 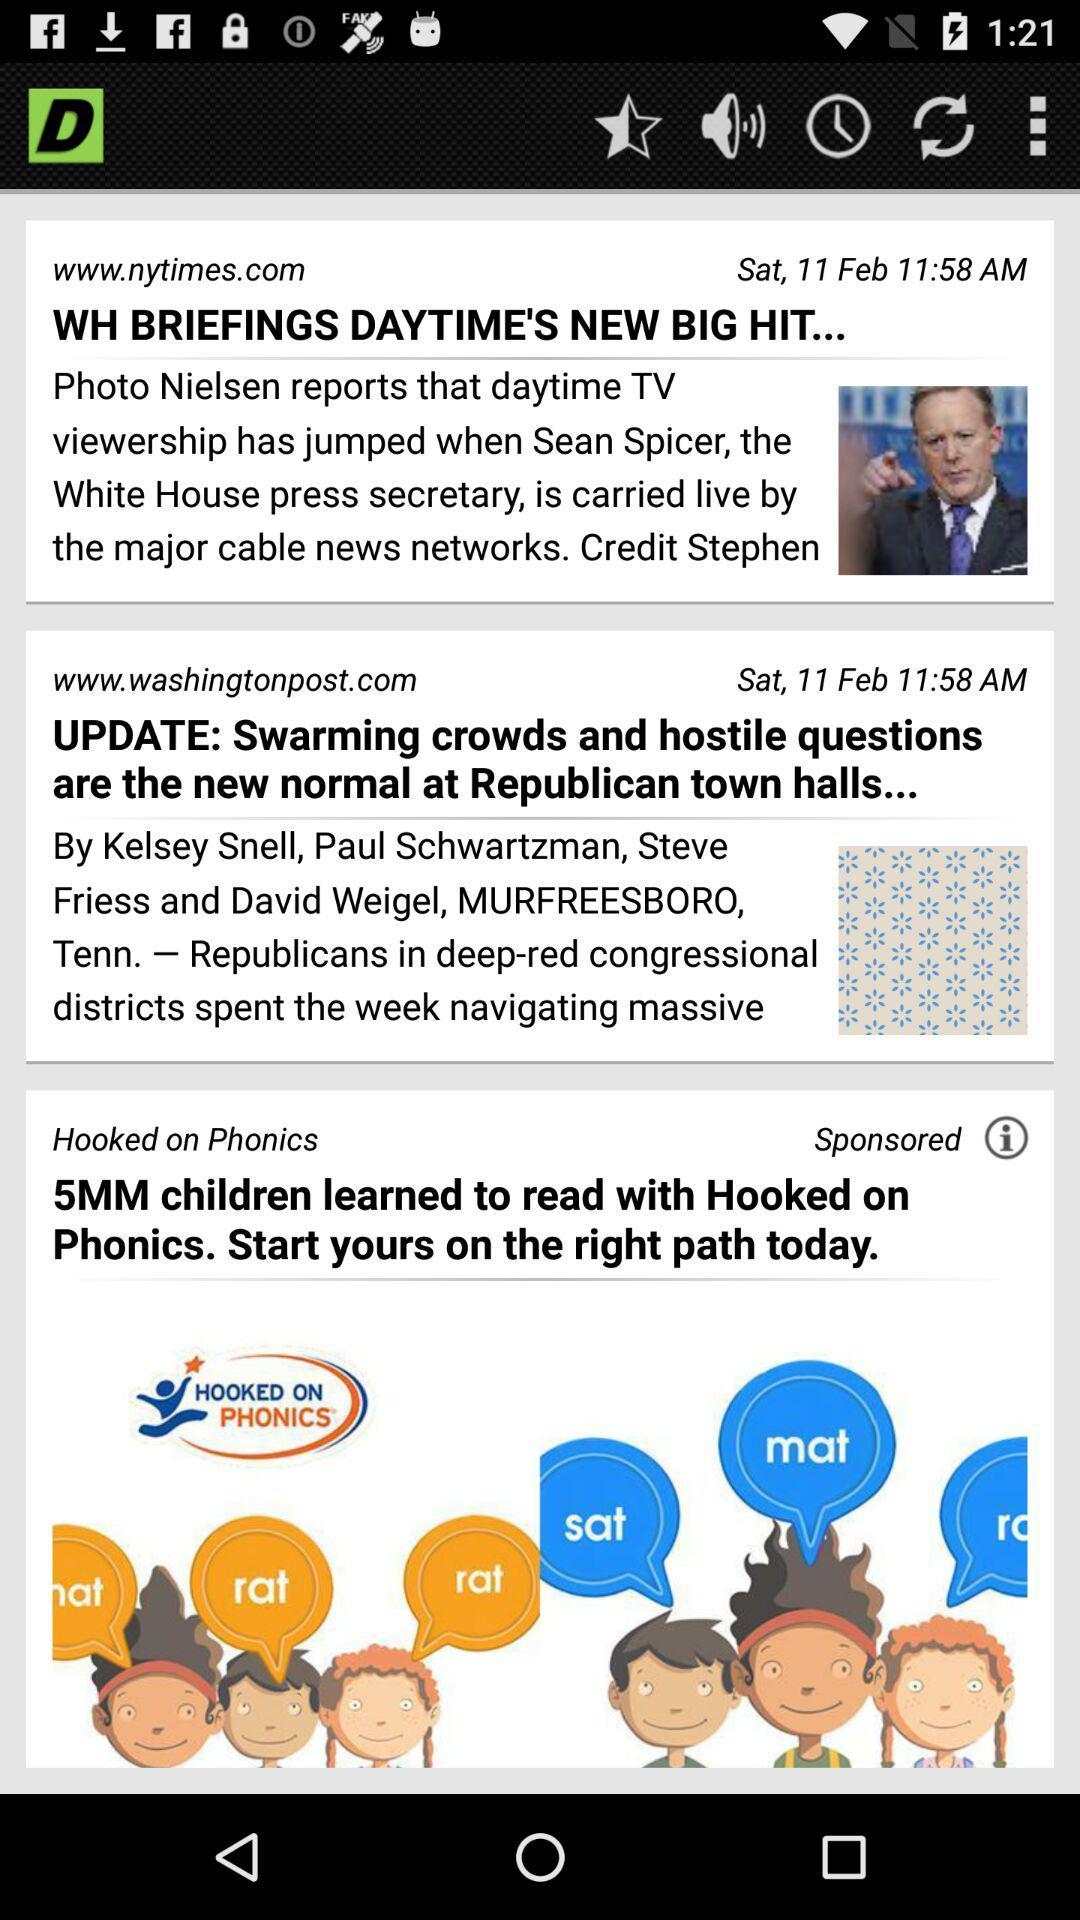 I want to click on volume setting, so click(x=733, y=124).